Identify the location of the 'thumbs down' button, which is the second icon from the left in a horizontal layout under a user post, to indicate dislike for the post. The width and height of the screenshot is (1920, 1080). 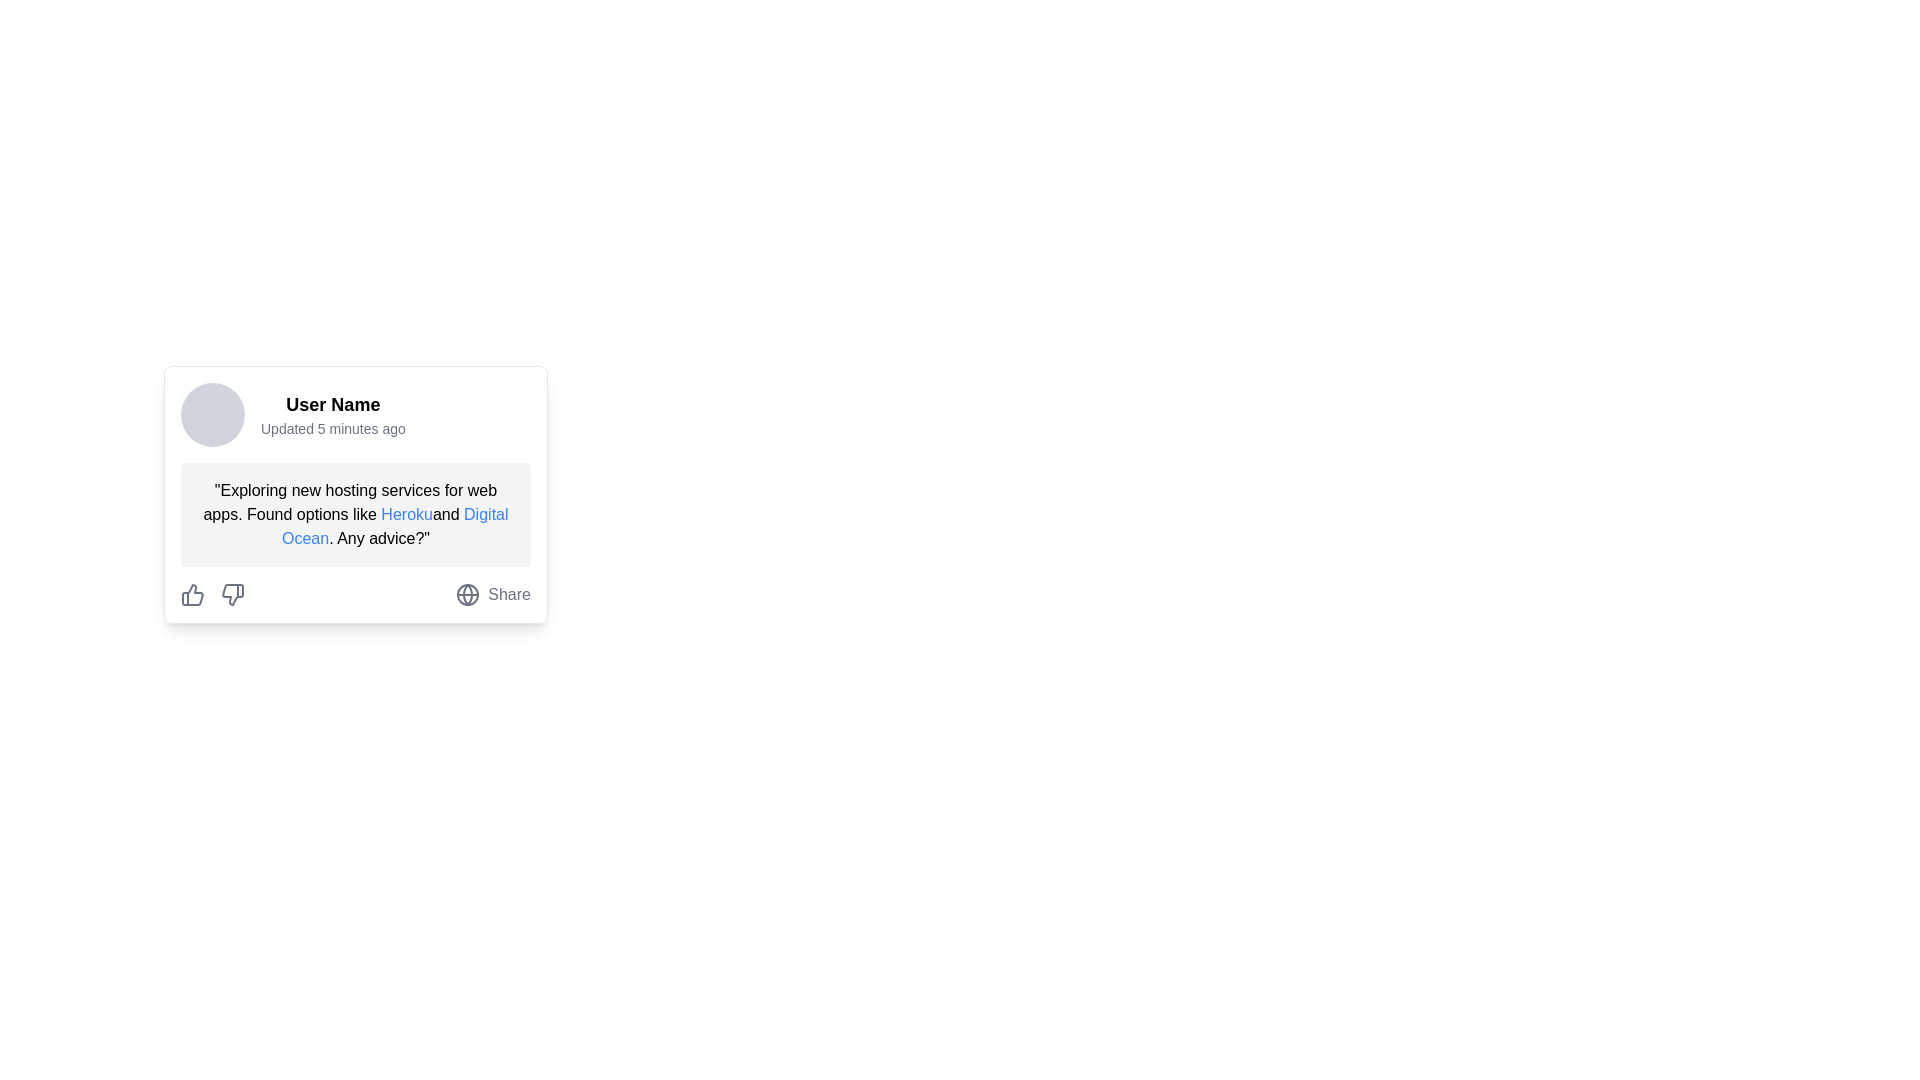
(233, 593).